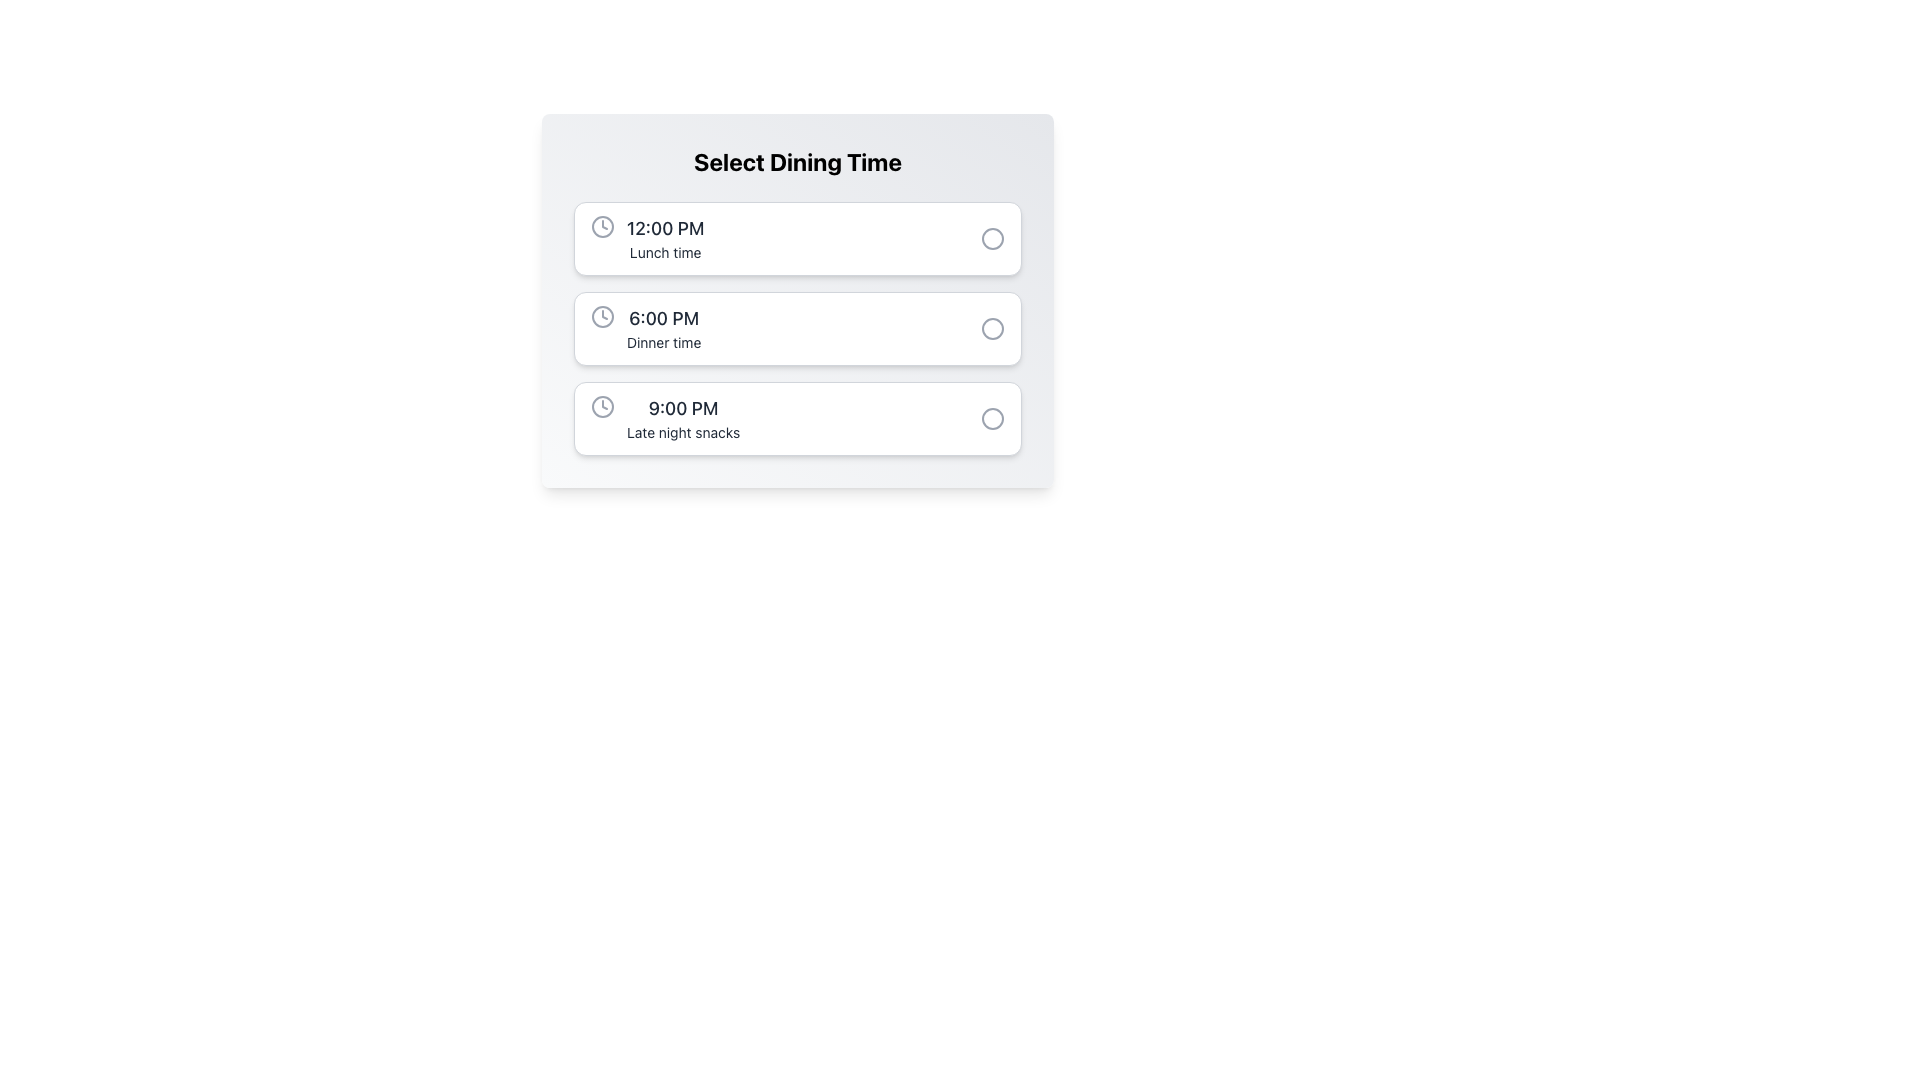 Image resolution: width=1920 pixels, height=1080 pixels. Describe the element at coordinates (602, 226) in the screenshot. I see `the inner circular component of the clock icon representing the time selection option for '12:00 PM Lunch time'` at that location.